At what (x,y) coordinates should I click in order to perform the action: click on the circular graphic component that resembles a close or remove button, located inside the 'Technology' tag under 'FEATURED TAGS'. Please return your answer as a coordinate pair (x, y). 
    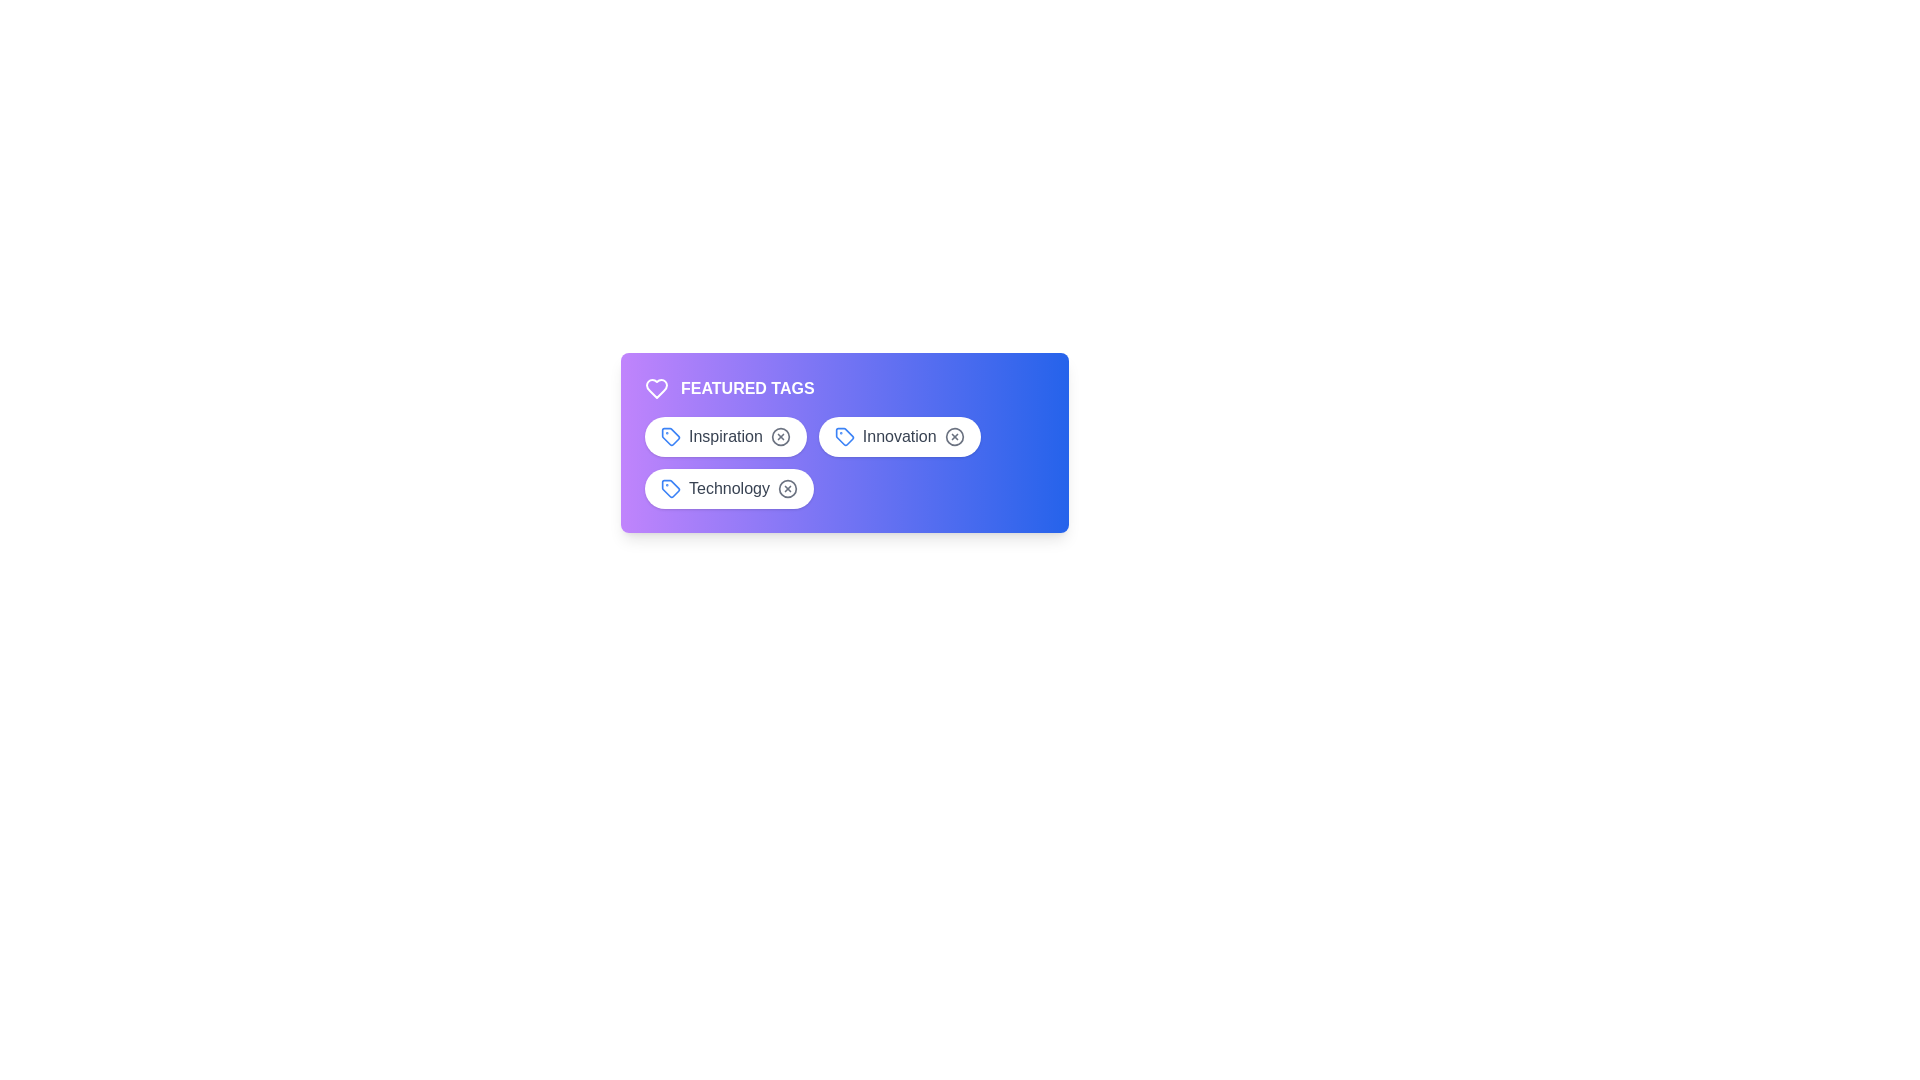
    Looking at the image, I should click on (786, 489).